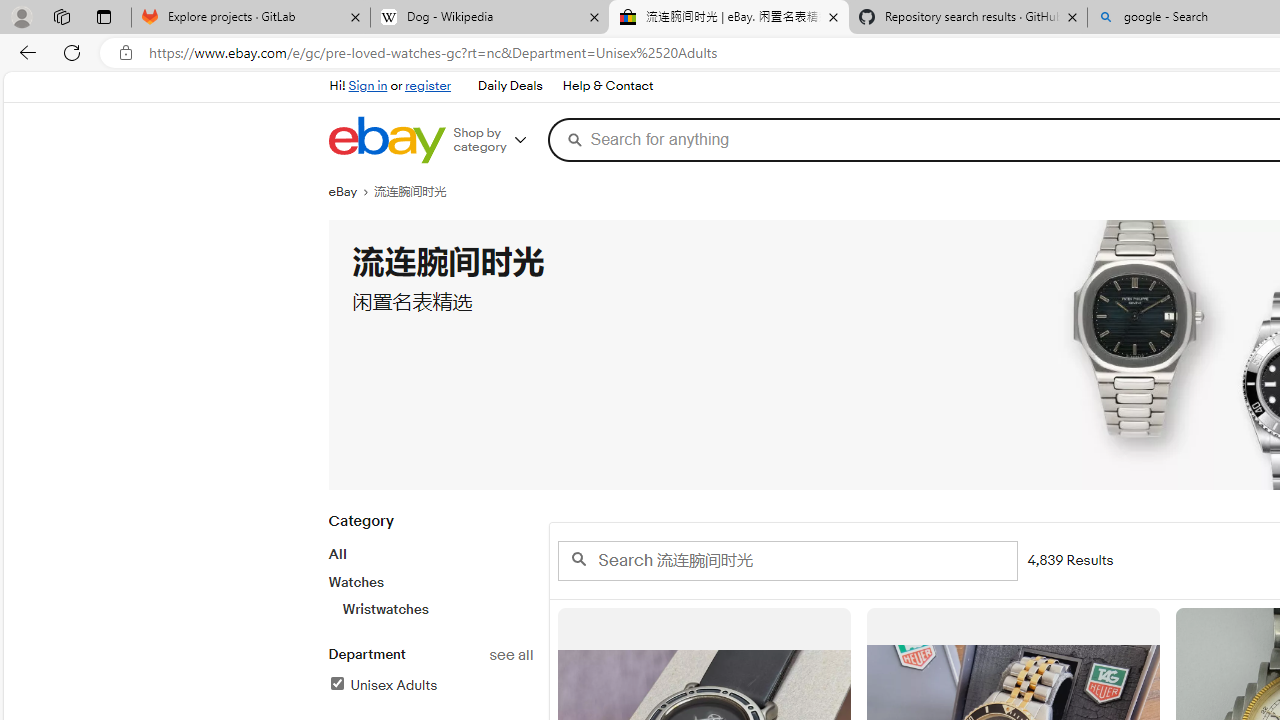 The image size is (1280, 720). What do you see at coordinates (511, 655) in the screenshot?
I see `'See all department refinements'` at bounding box center [511, 655].